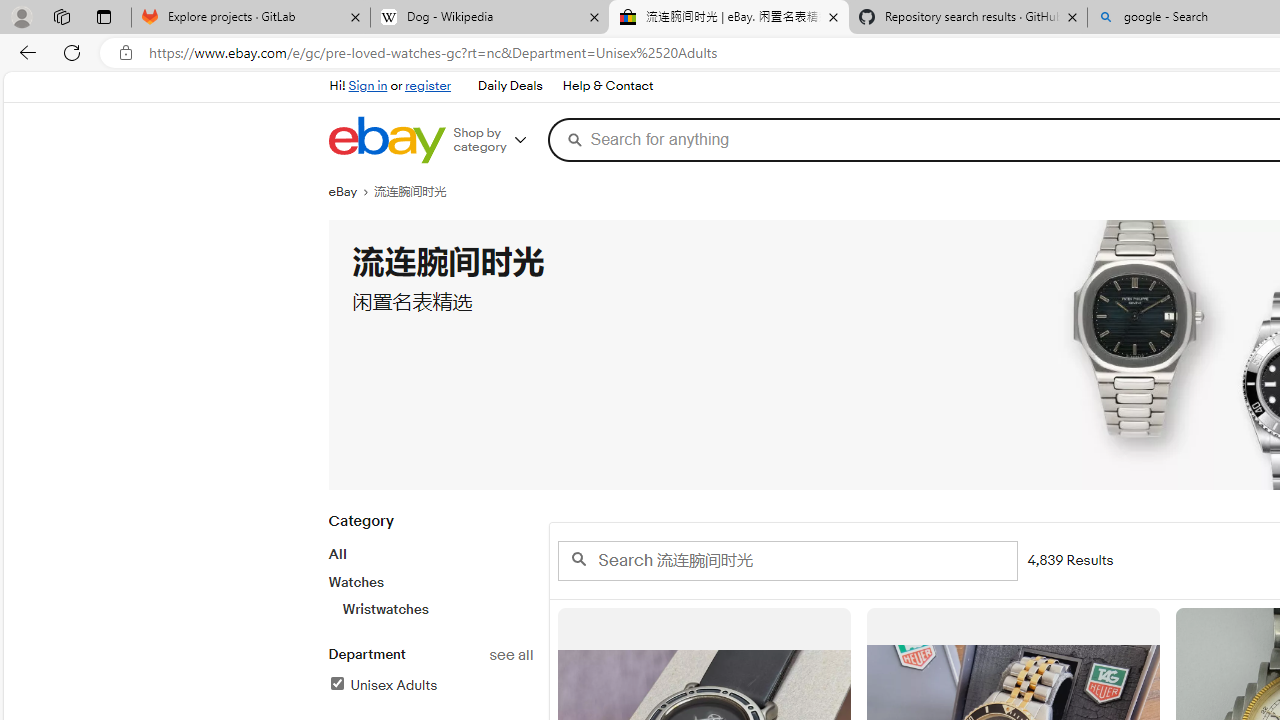 The image size is (1280, 720). What do you see at coordinates (511, 655) in the screenshot?
I see `'See all department refinements'` at bounding box center [511, 655].